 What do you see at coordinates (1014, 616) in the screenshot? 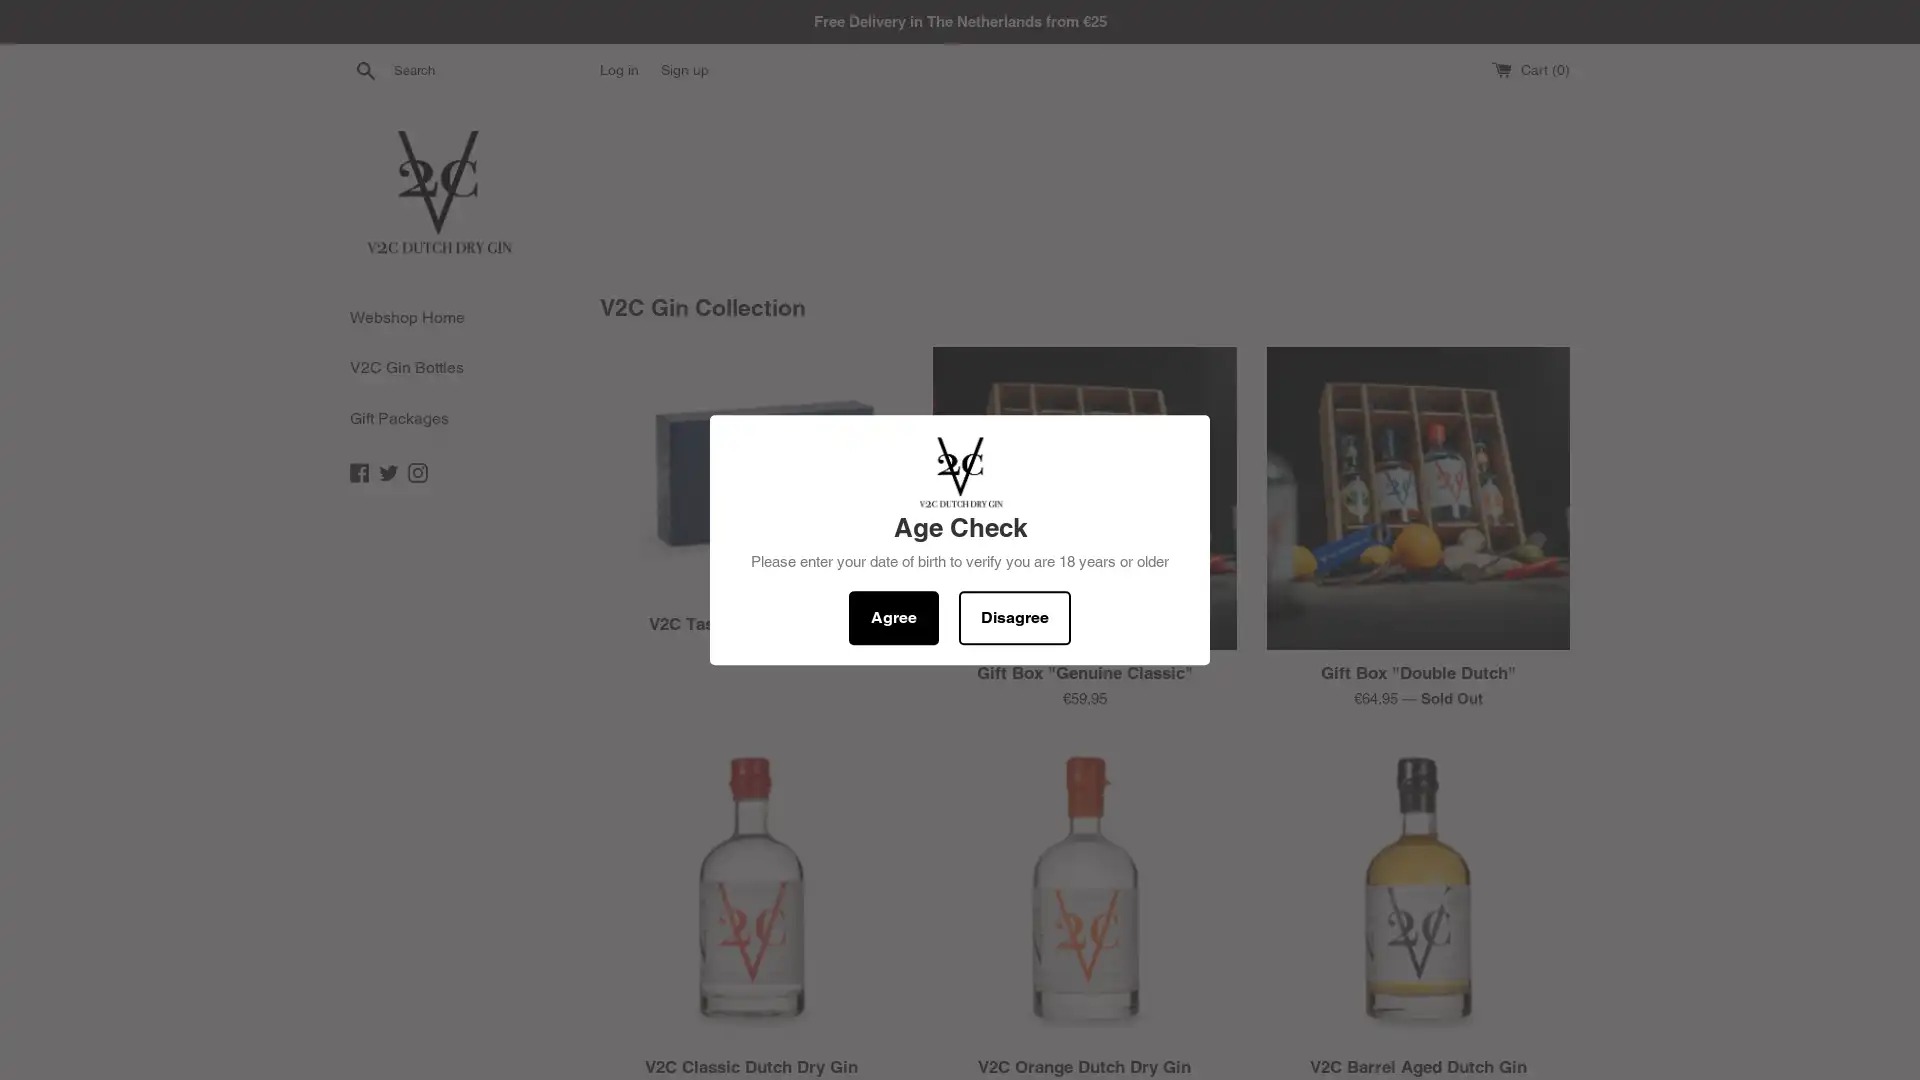
I see `Disagree` at bounding box center [1014, 616].